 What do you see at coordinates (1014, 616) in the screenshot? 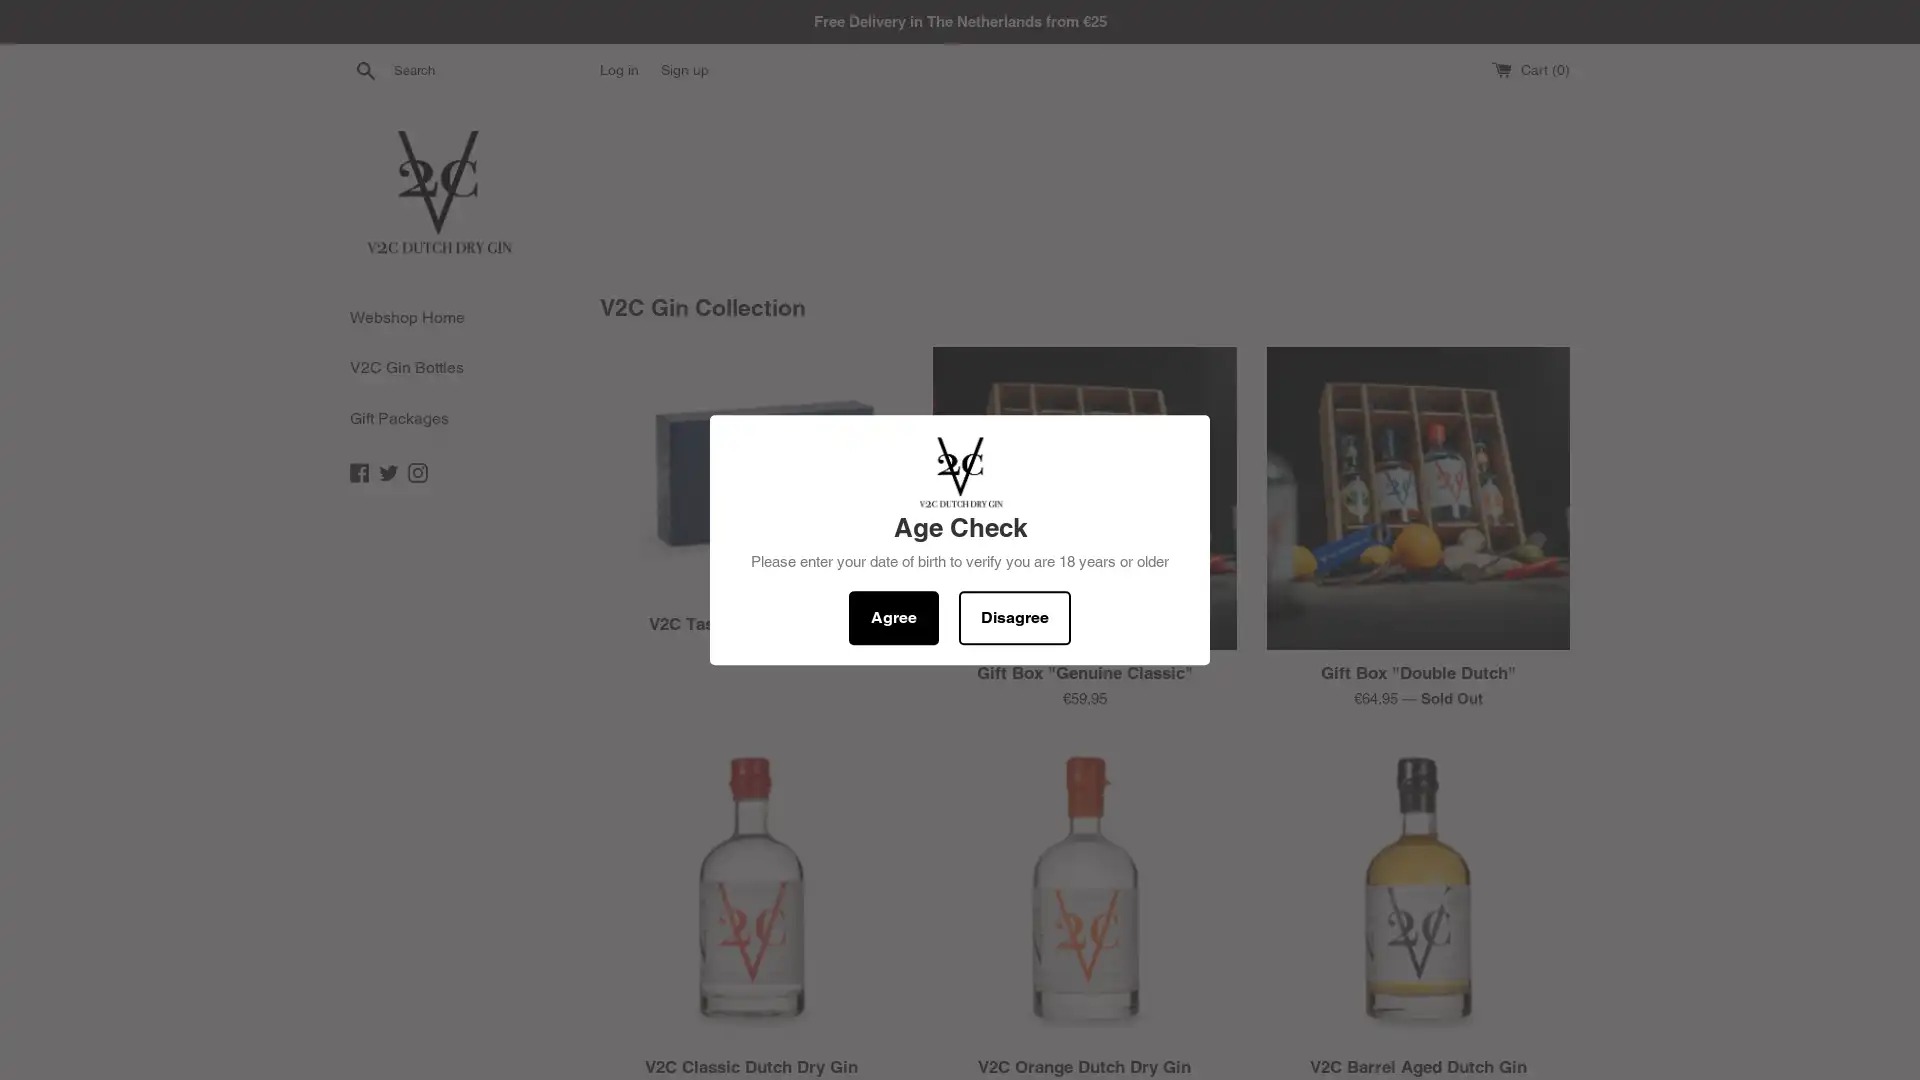
I see `Disagree` at bounding box center [1014, 616].